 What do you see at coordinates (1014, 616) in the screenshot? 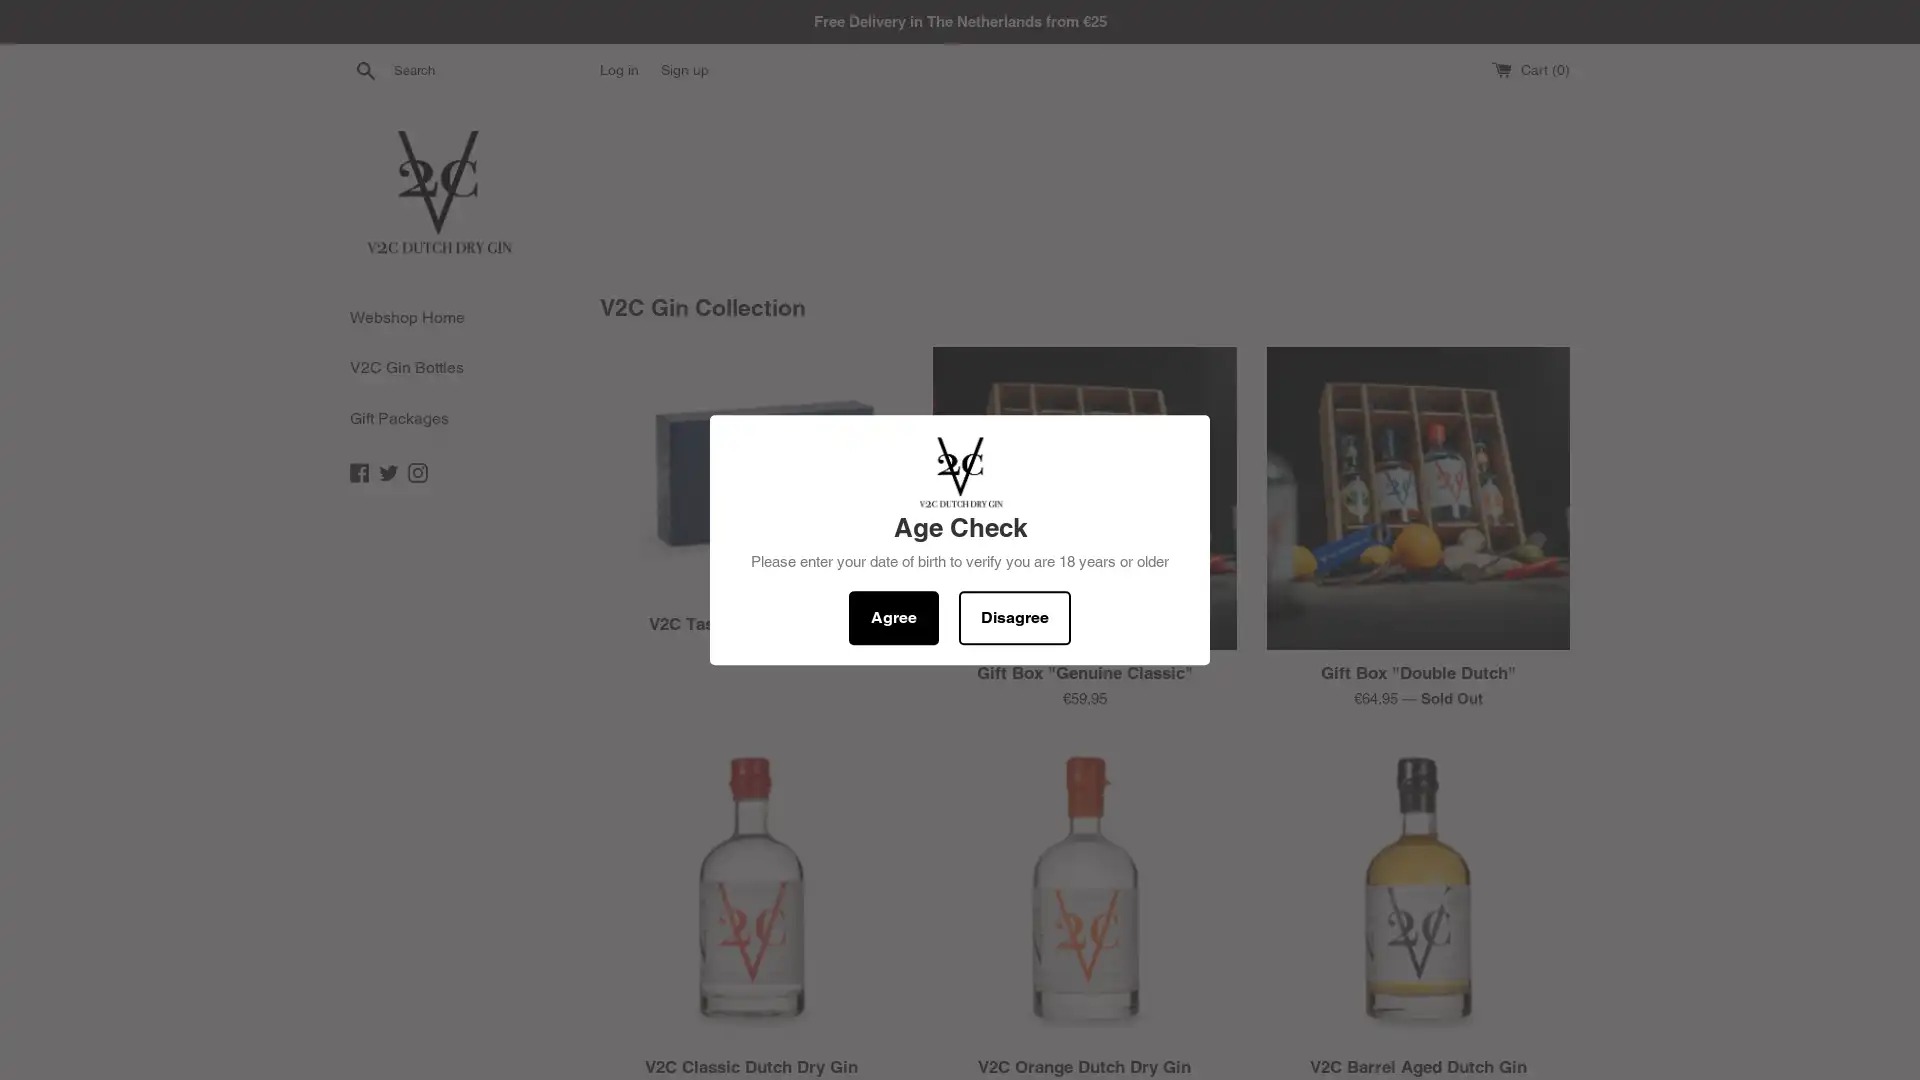
I see `Disagree` at bounding box center [1014, 616].